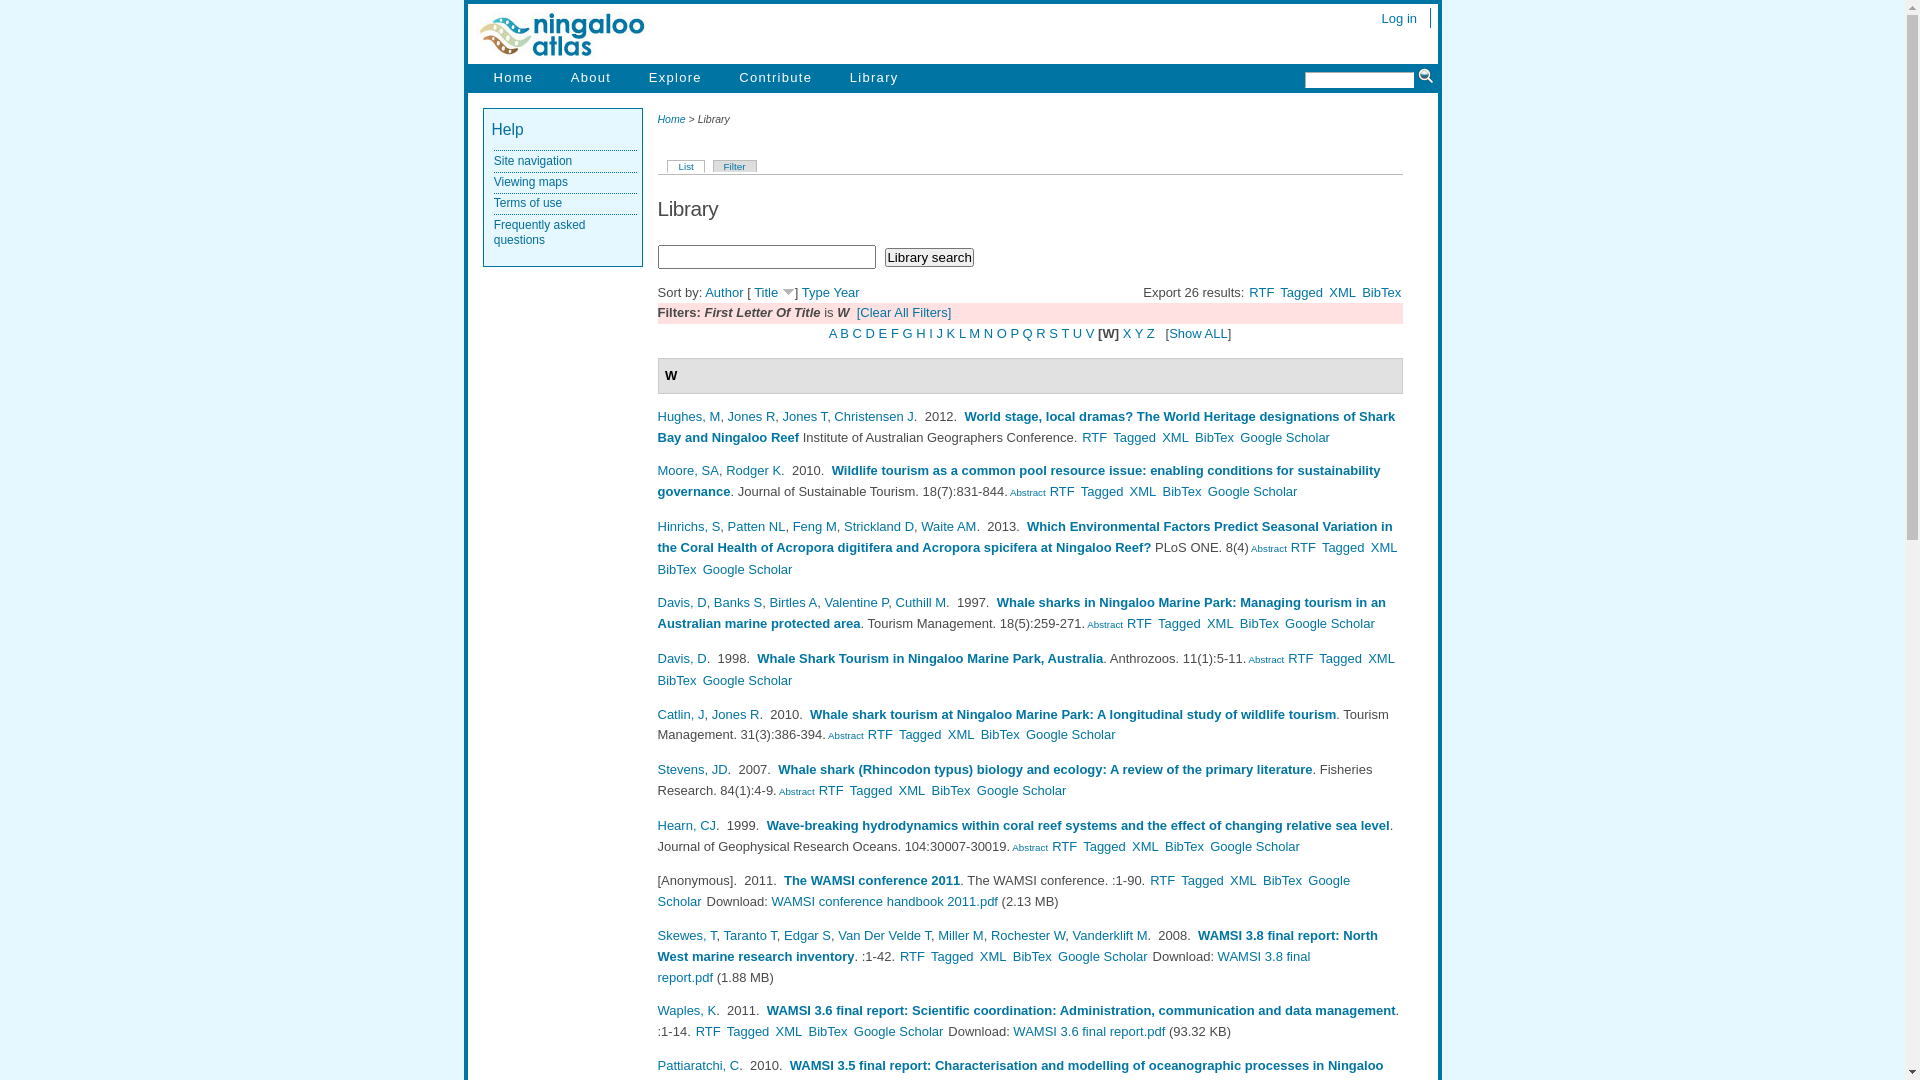 Image resolution: width=1920 pixels, height=1080 pixels. Describe the element at coordinates (756, 525) in the screenshot. I see `'Patten NL'` at that location.